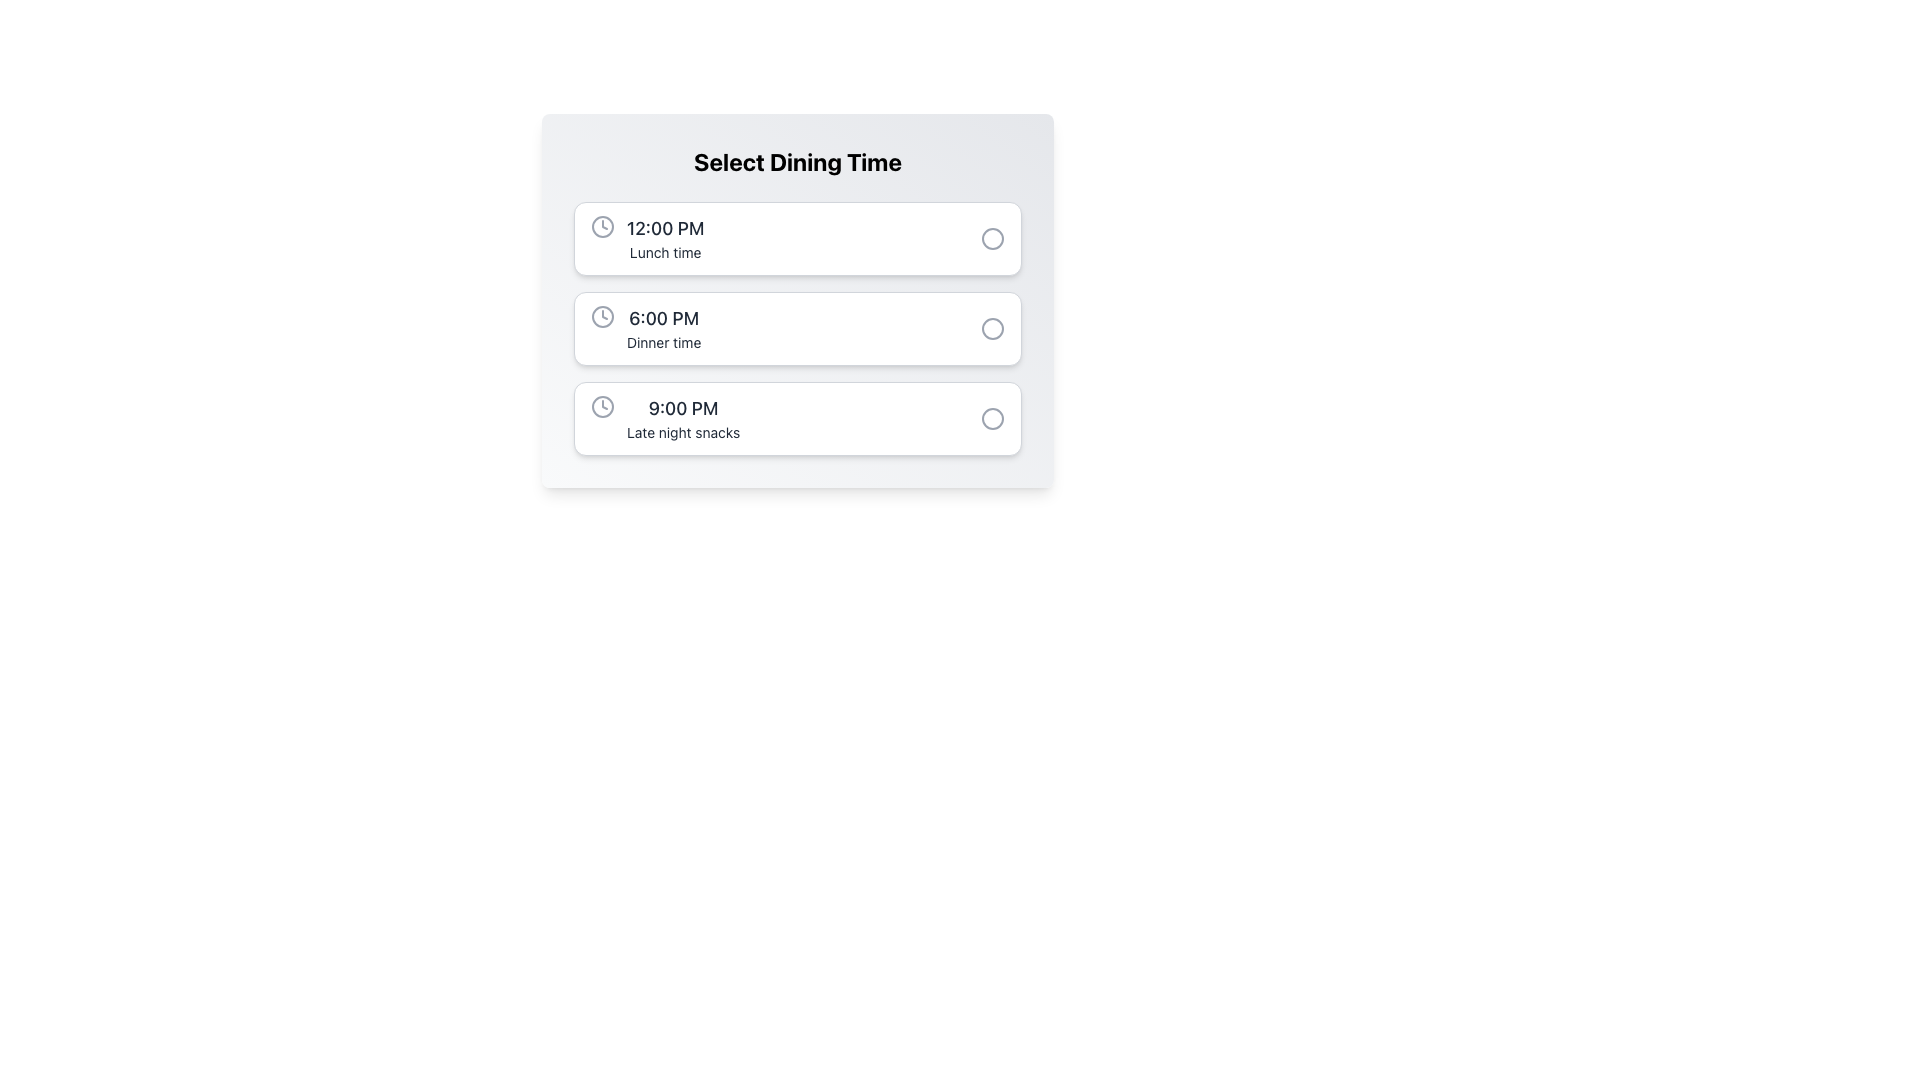 The height and width of the screenshot is (1080, 1920). I want to click on the Radio Button Option Card located in the central region of the interface, so click(796, 327).